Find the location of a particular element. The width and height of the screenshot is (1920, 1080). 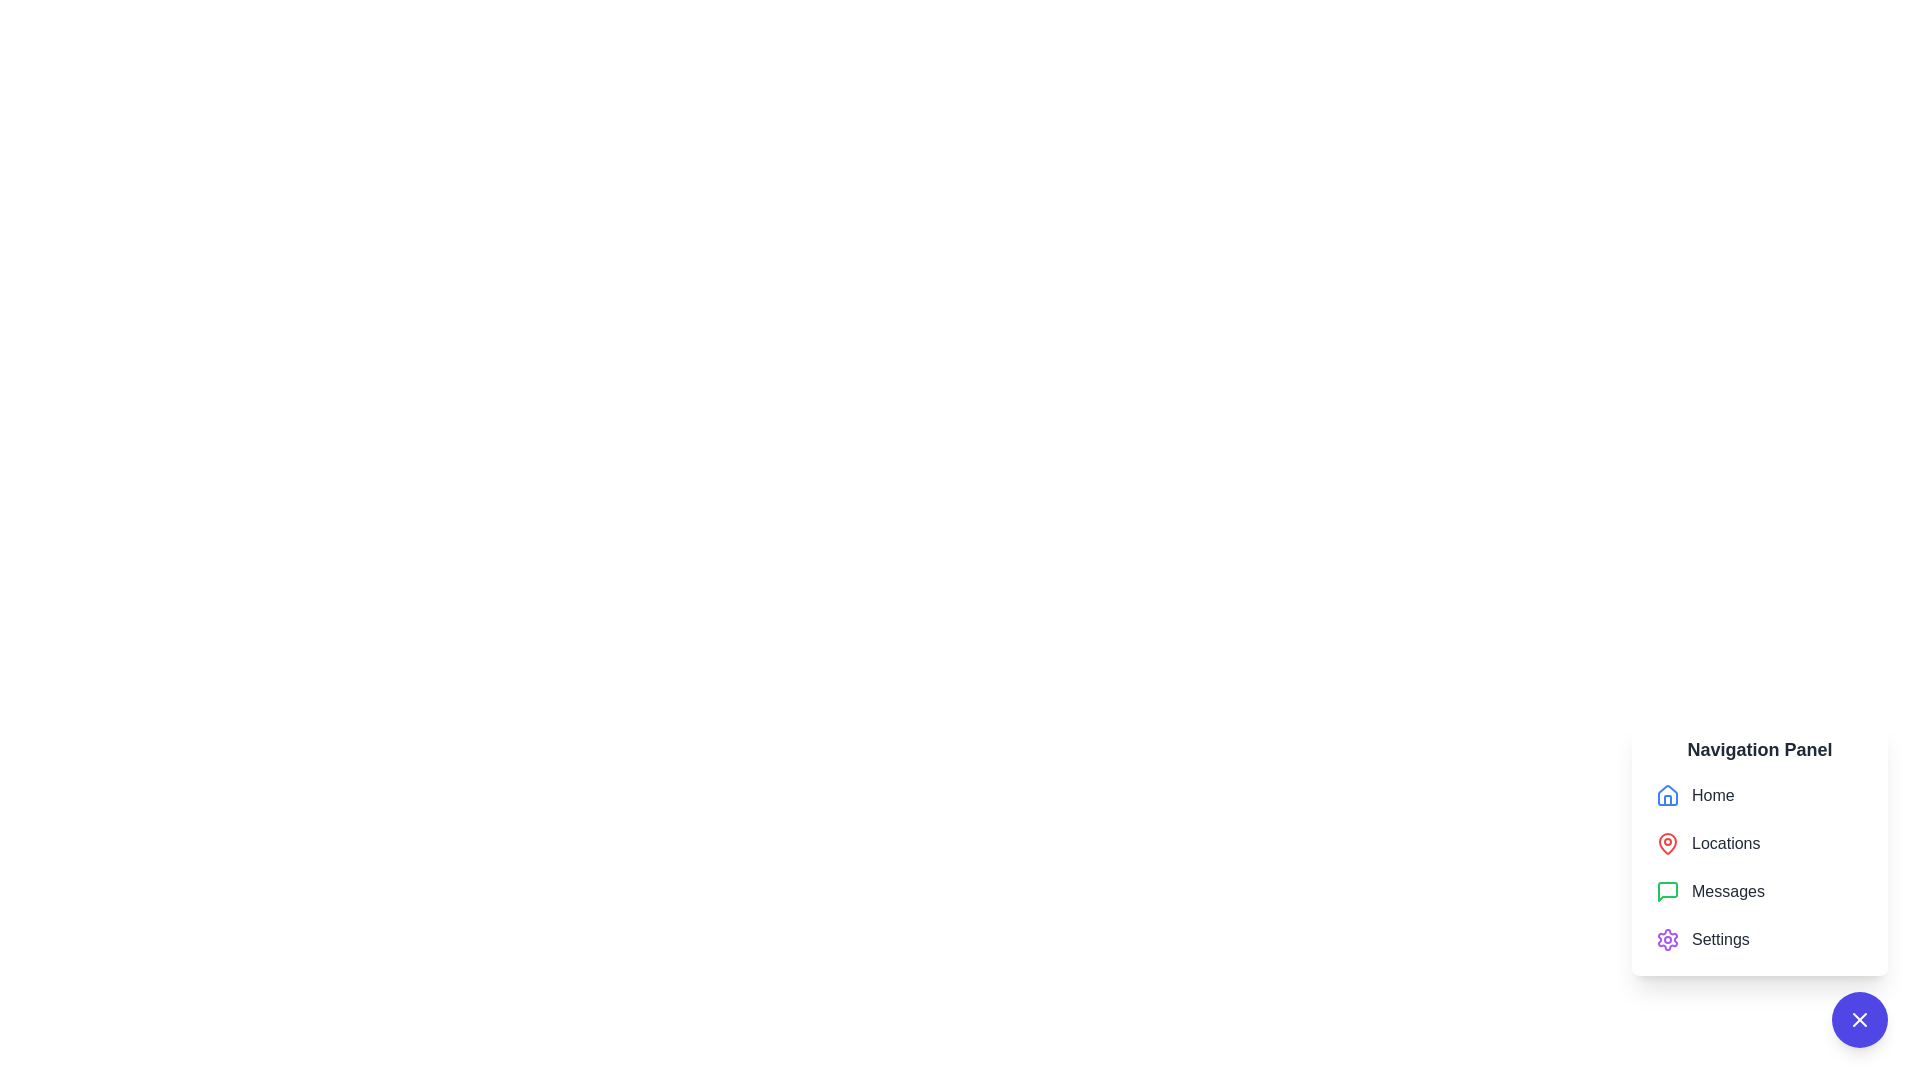

the 'Locations' label in the navigation menu, which is styled in dark gray and displayed in a sans-serif font, positioned below 'Home' and above 'Messages' is located at coordinates (1725, 844).